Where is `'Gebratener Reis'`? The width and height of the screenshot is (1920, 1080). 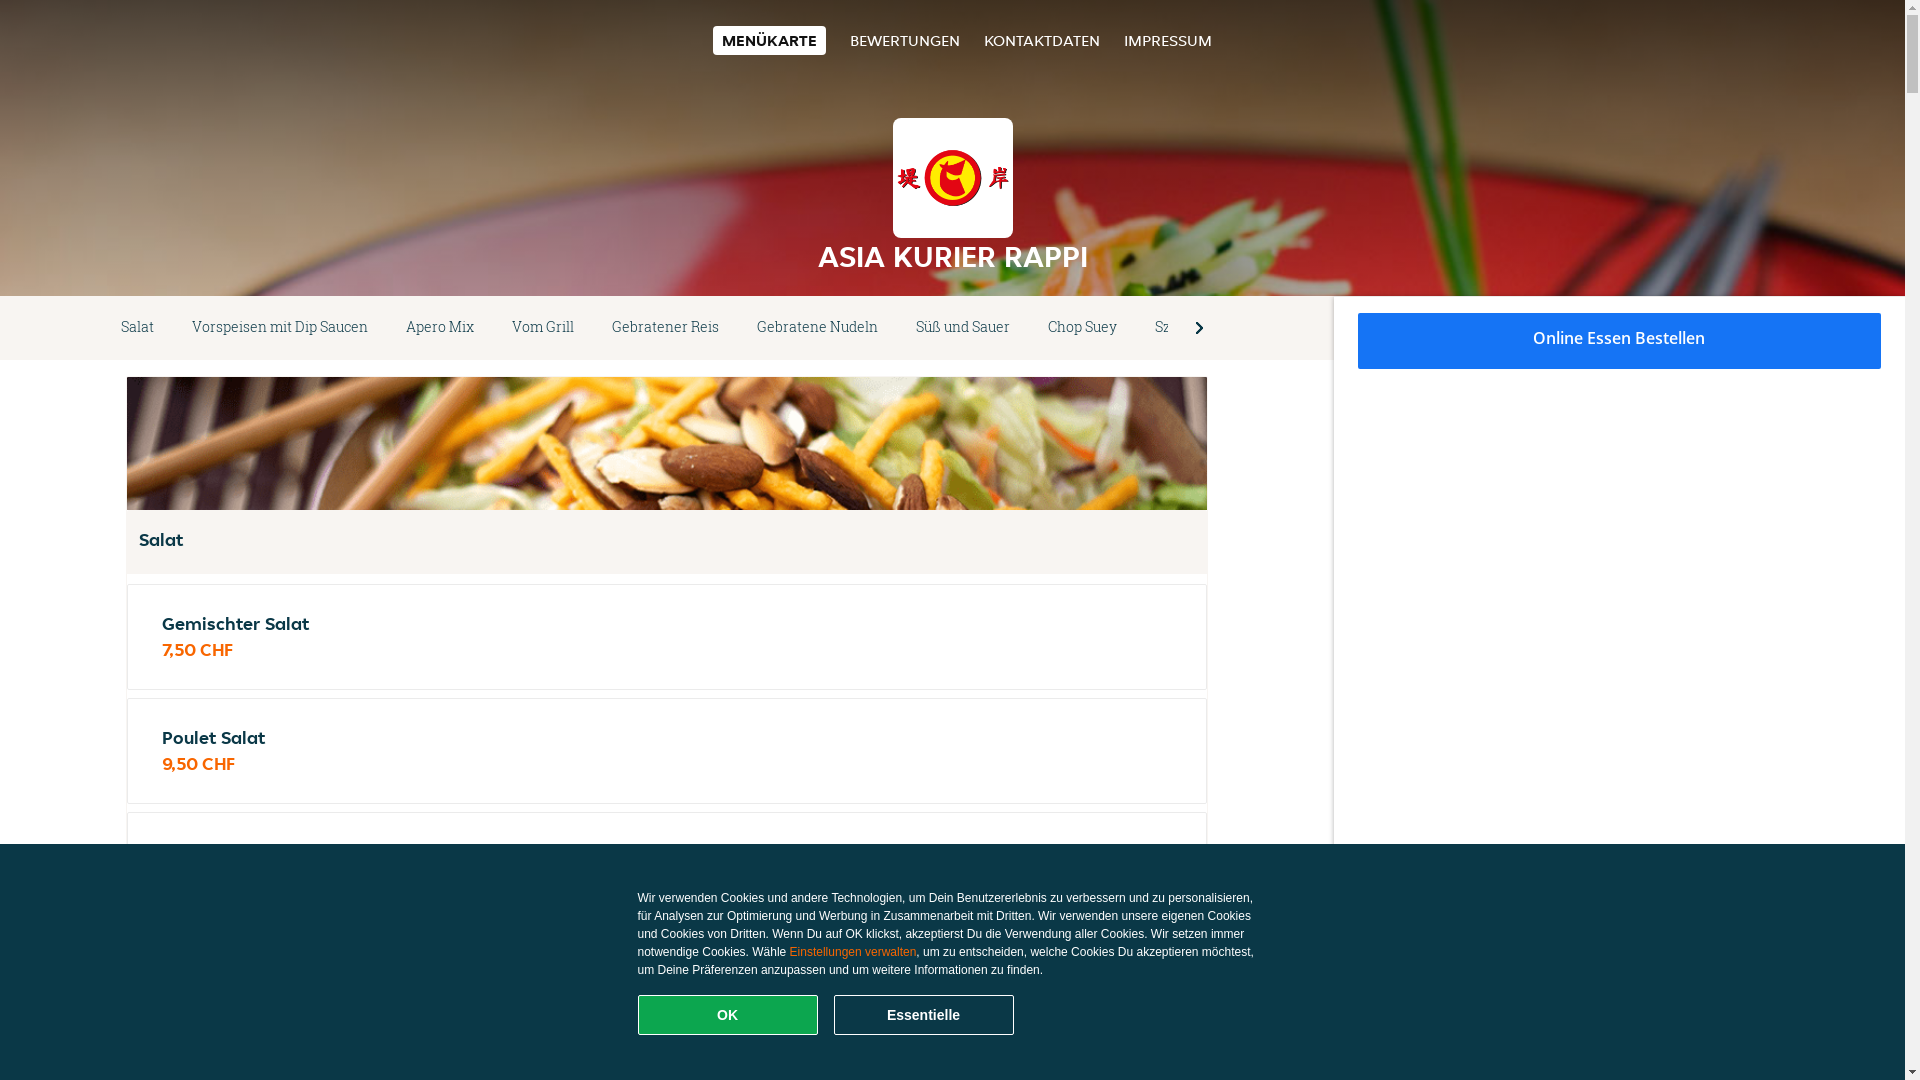 'Gebratener Reis' is located at coordinates (592, 326).